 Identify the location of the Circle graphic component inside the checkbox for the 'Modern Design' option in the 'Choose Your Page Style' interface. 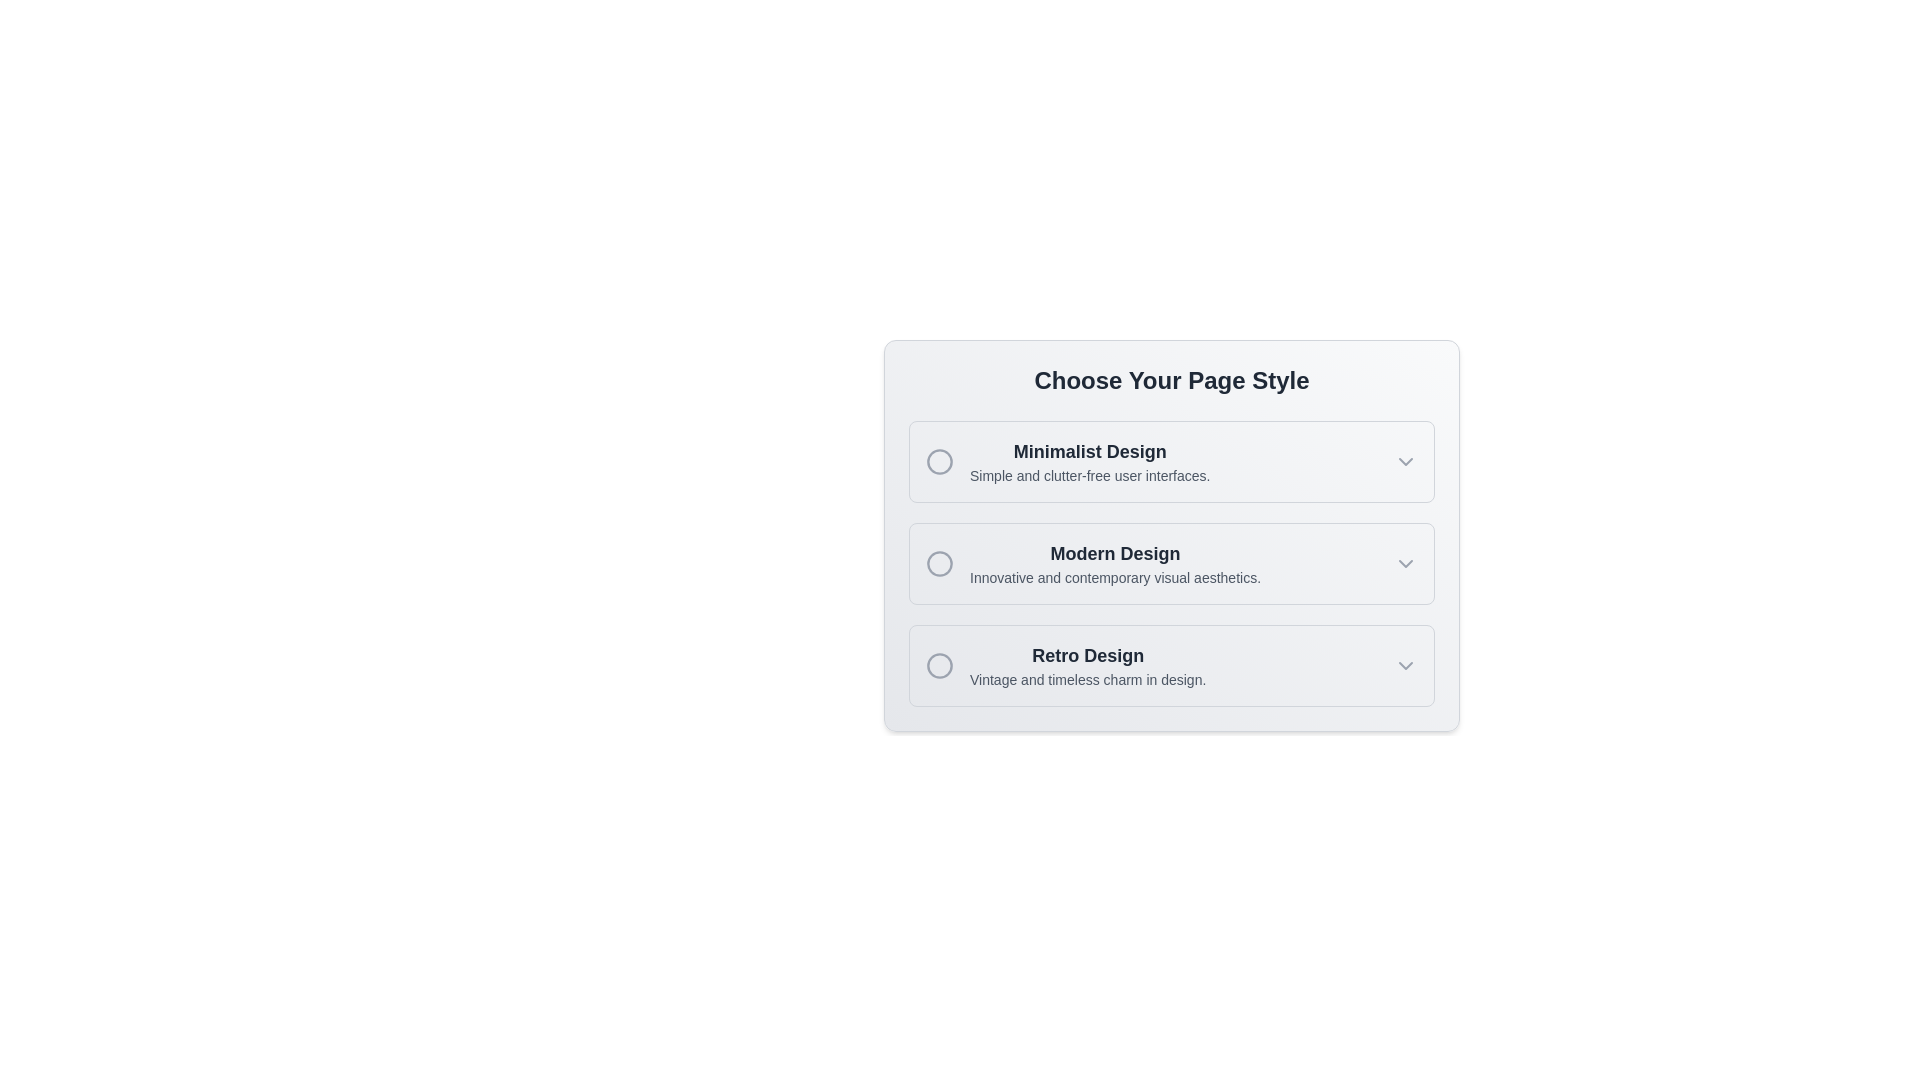
(939, 563).